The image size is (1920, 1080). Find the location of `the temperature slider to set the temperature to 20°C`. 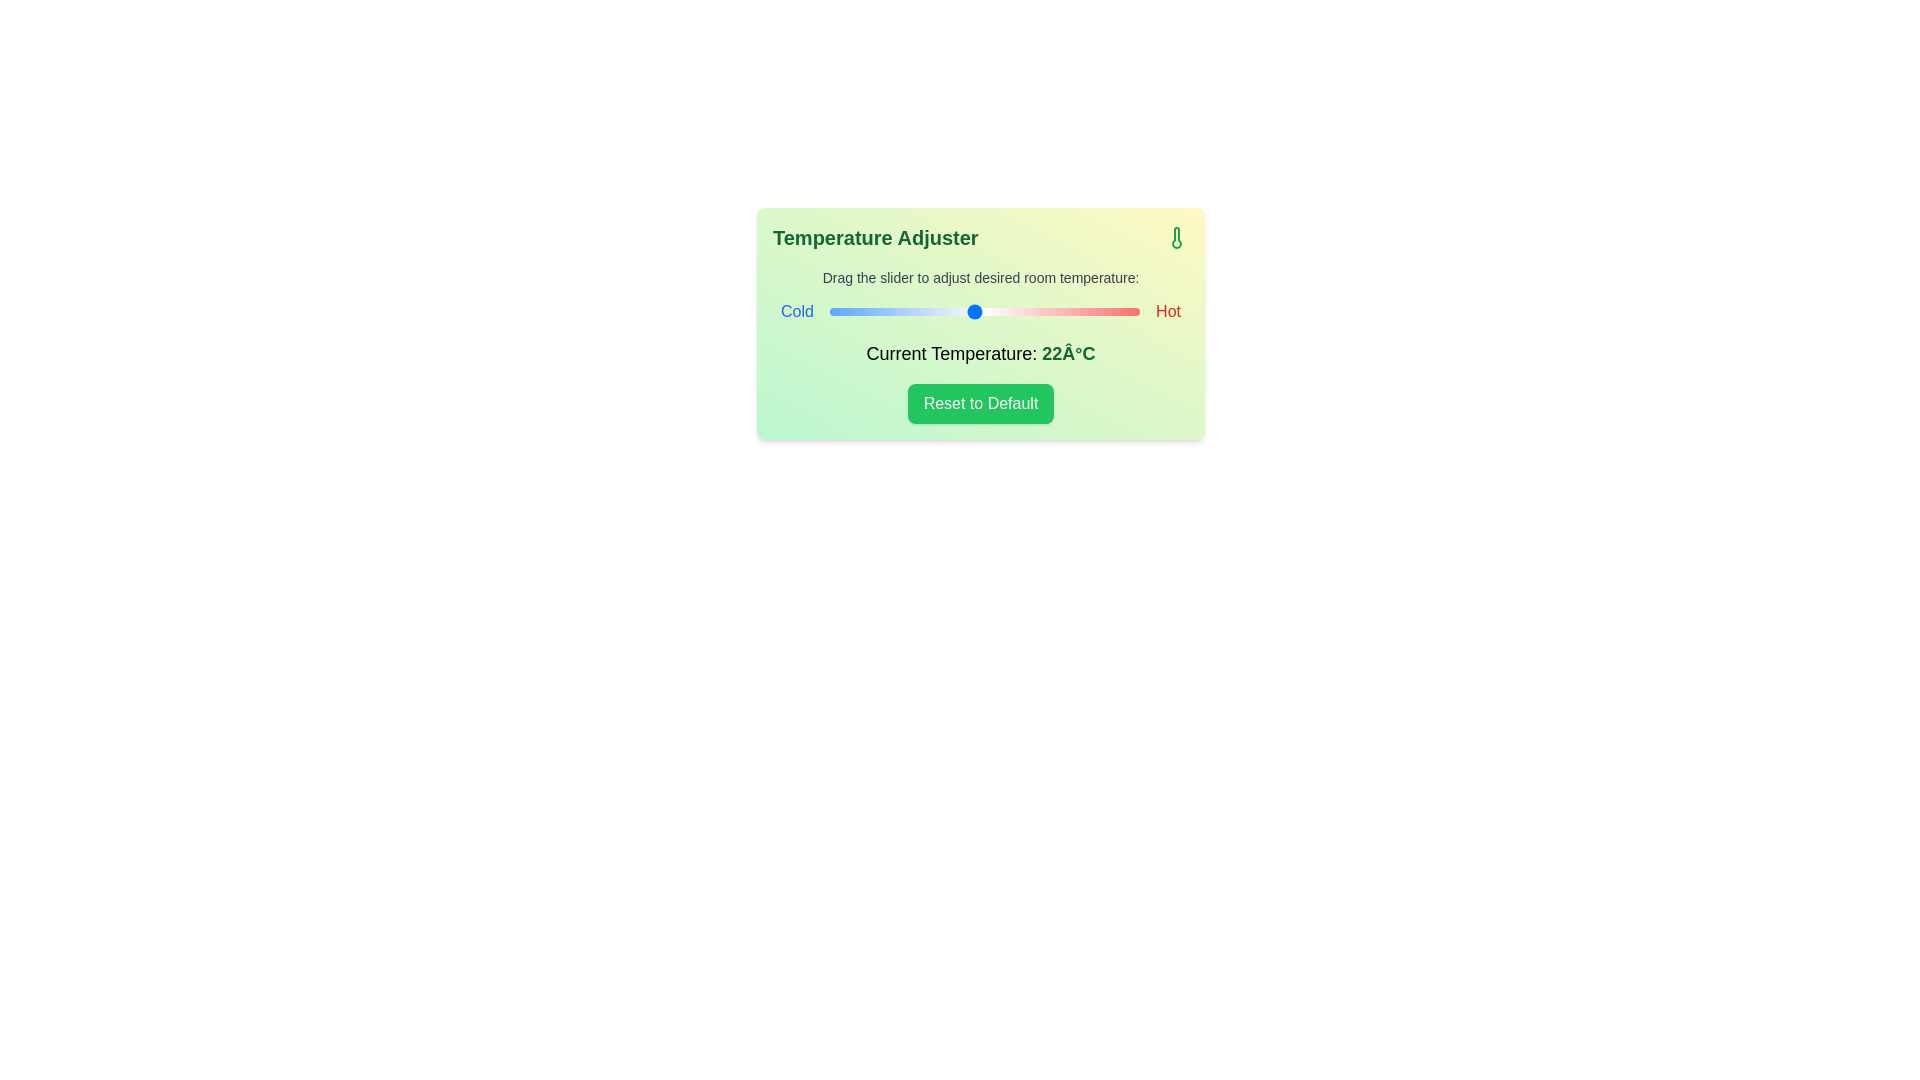

the temperature slider to set the temperature to 20°C is located at coordinates (932, 312).